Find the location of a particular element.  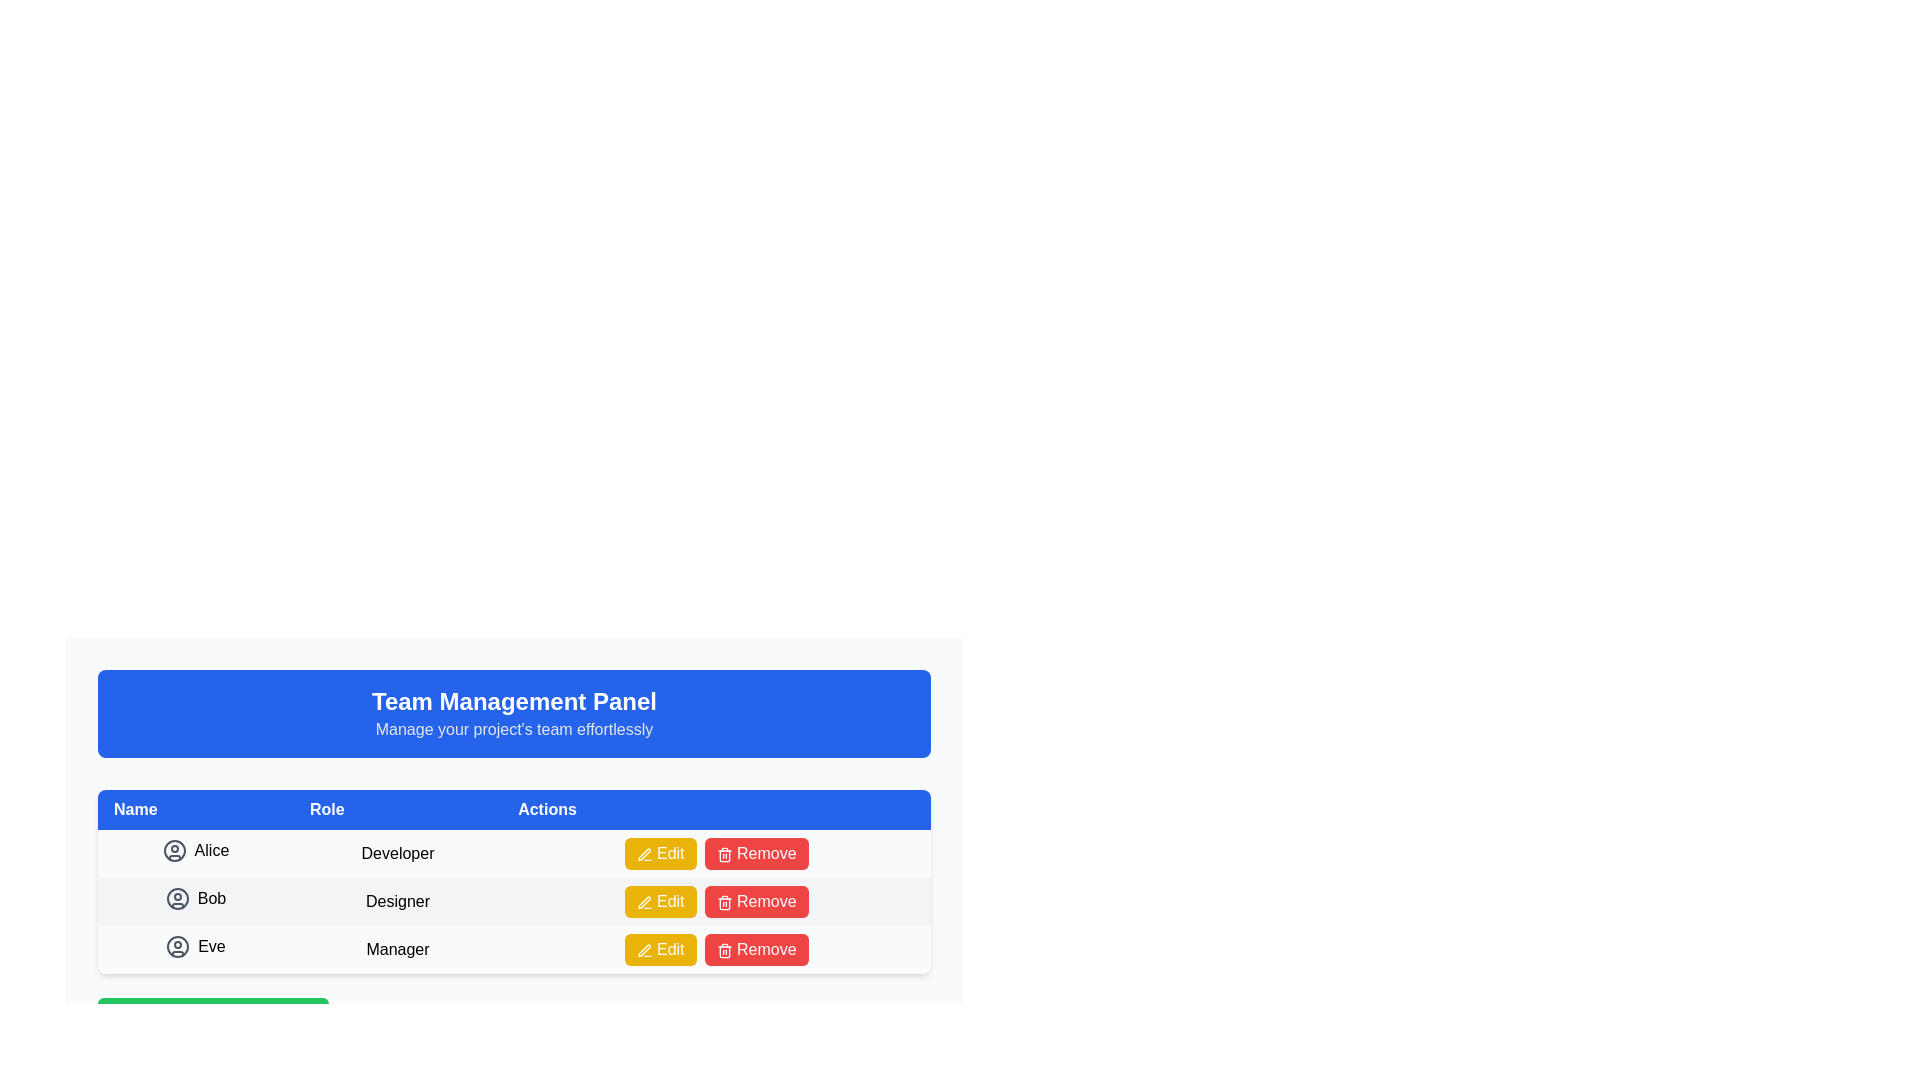

the broader SVG icon associated with the name 'Bob', which features a circular outline with a 20-pixel diameter located at the top-left portion of the second row in a role-management table is located at coordinates (177, 897).